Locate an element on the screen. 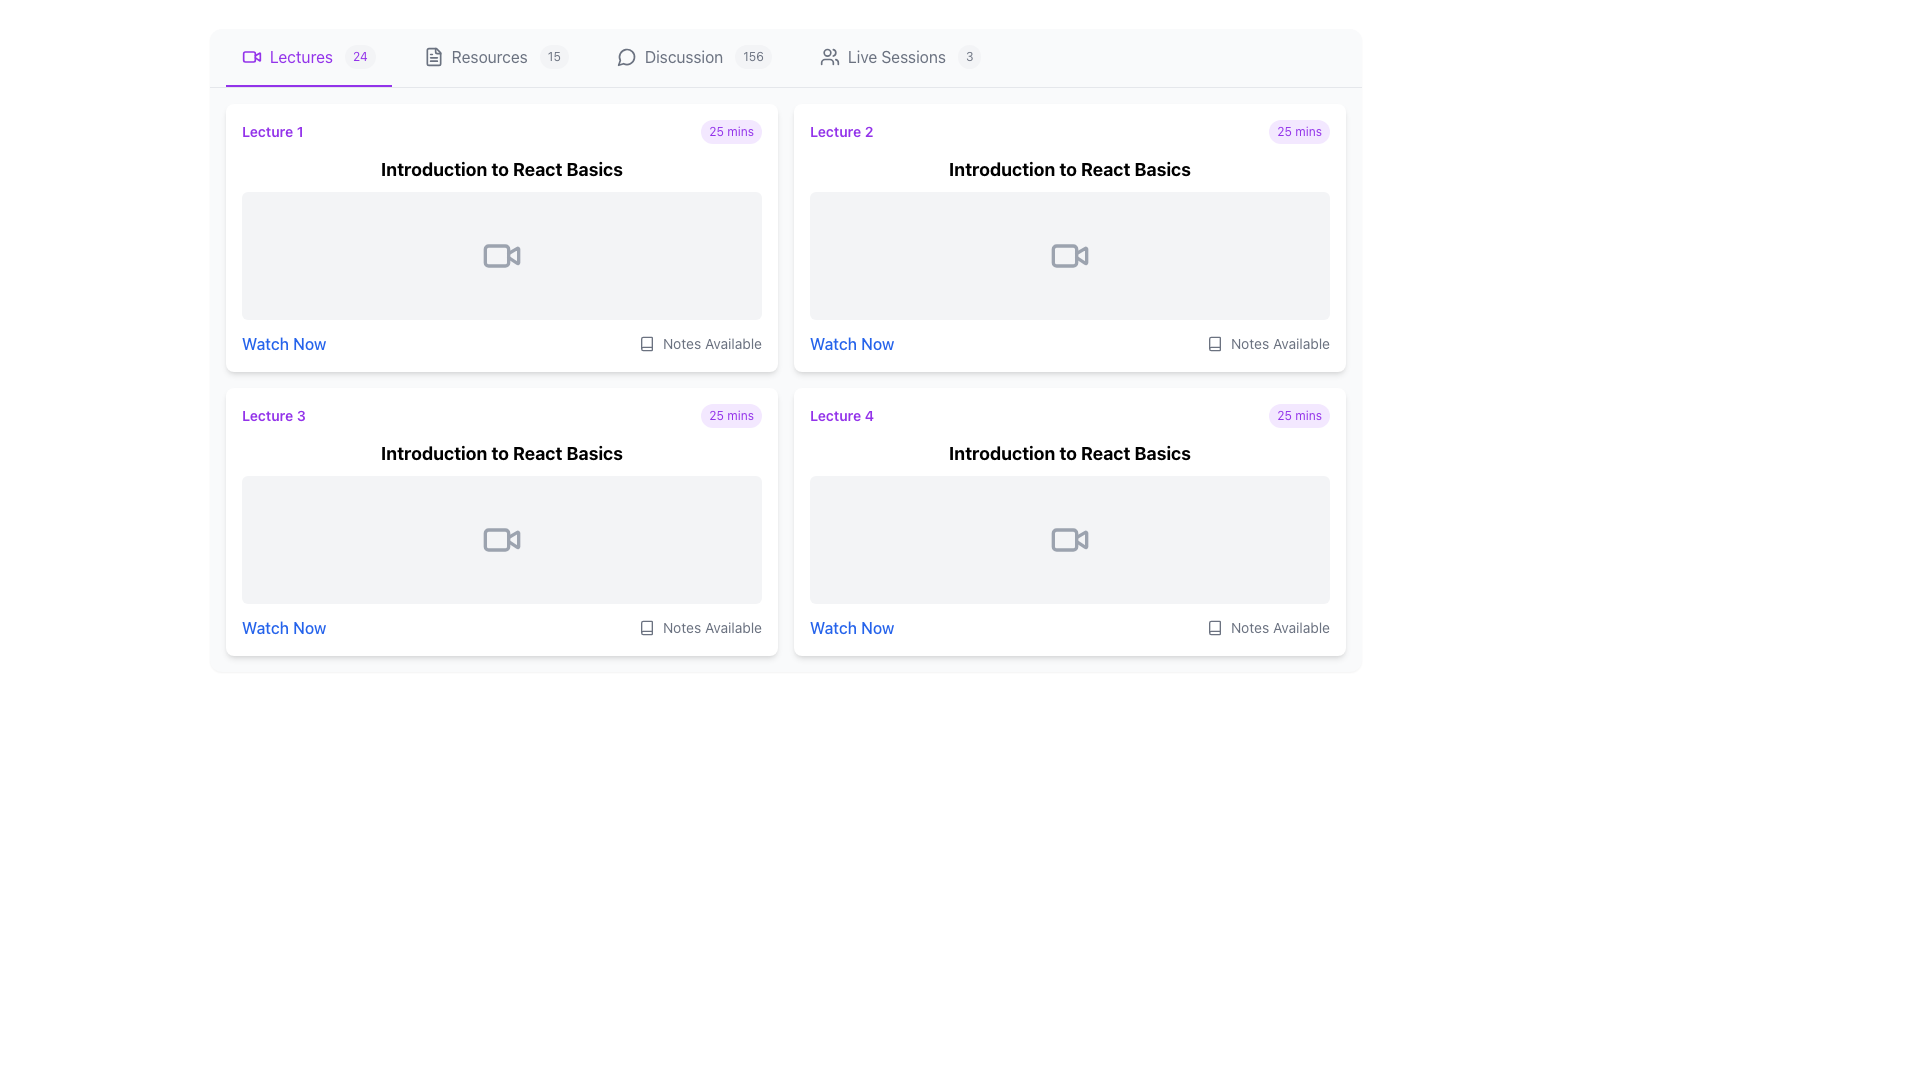  the text label that identifies the title of a lecture, located in the second row, first column of the lecture cards grid is located at coordinates (502, 454).